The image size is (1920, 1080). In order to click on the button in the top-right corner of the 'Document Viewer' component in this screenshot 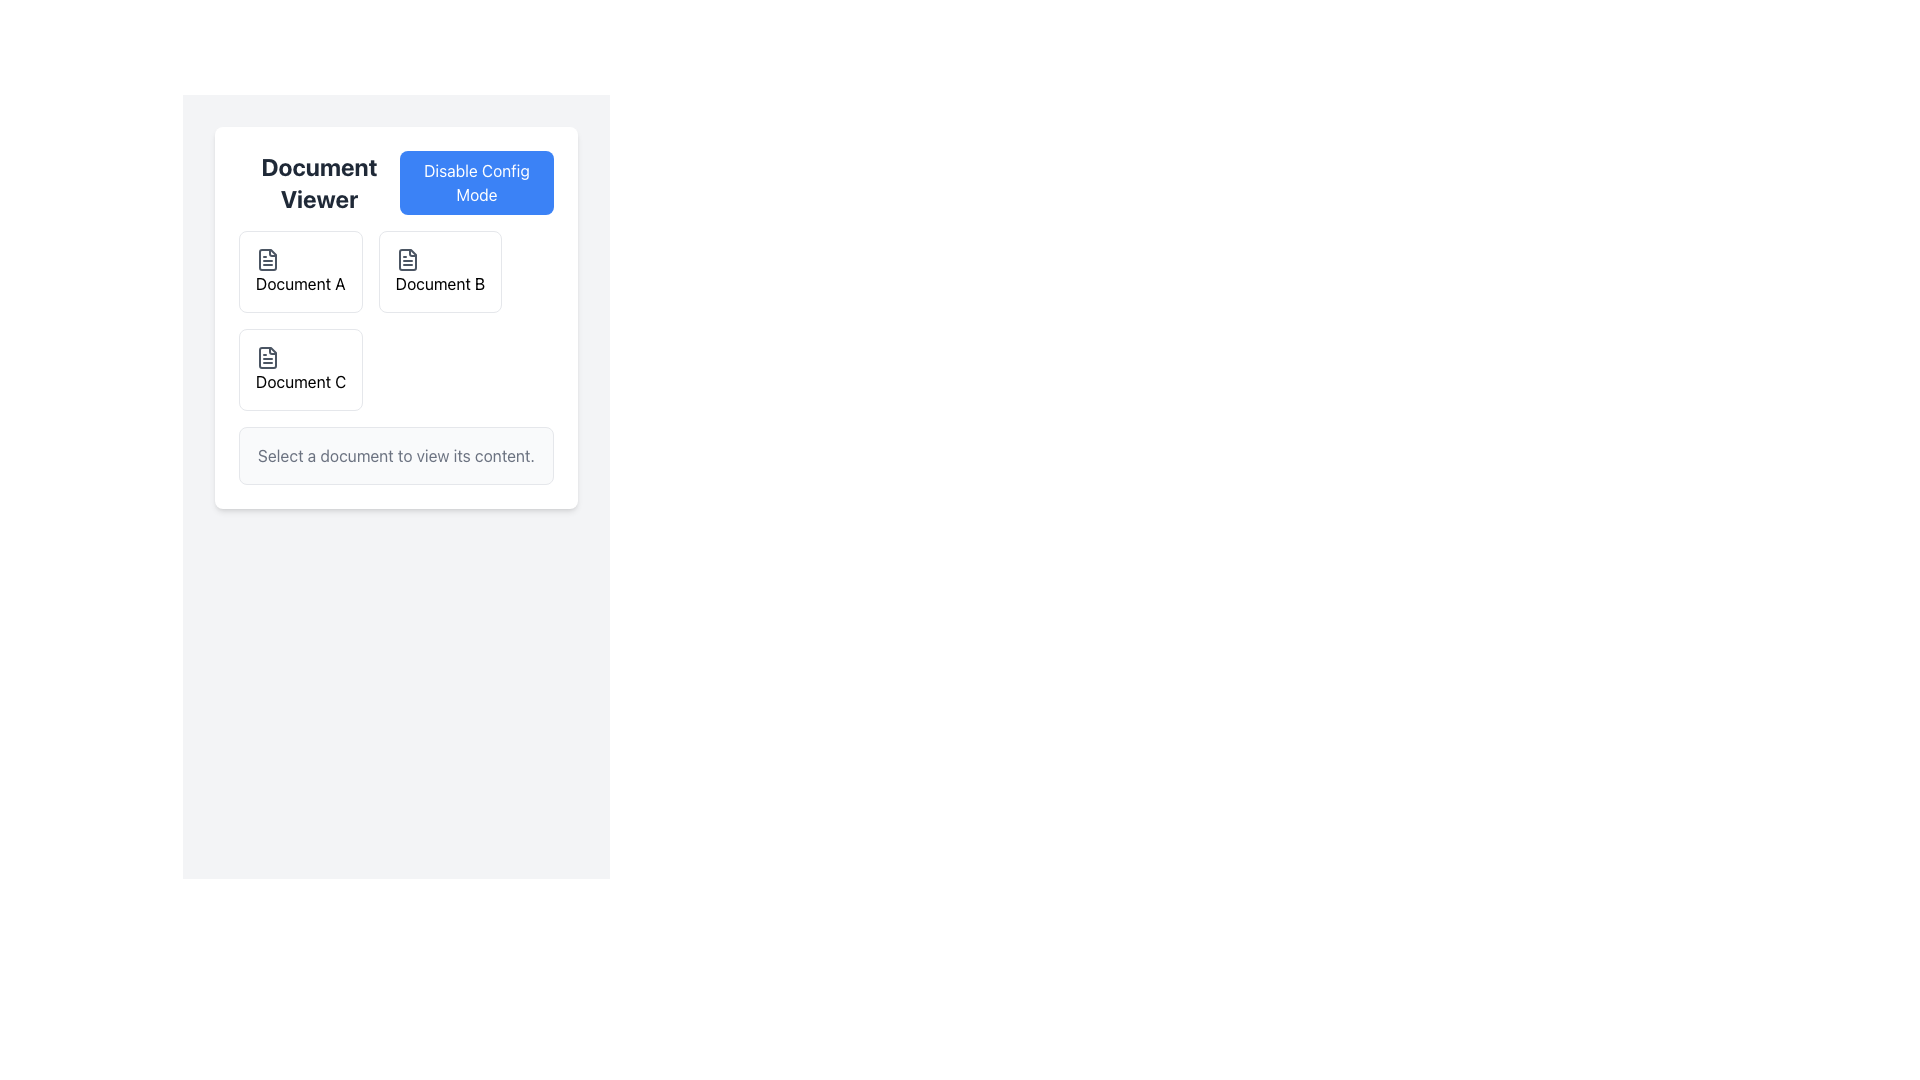, I will do `click(475, 182)`.